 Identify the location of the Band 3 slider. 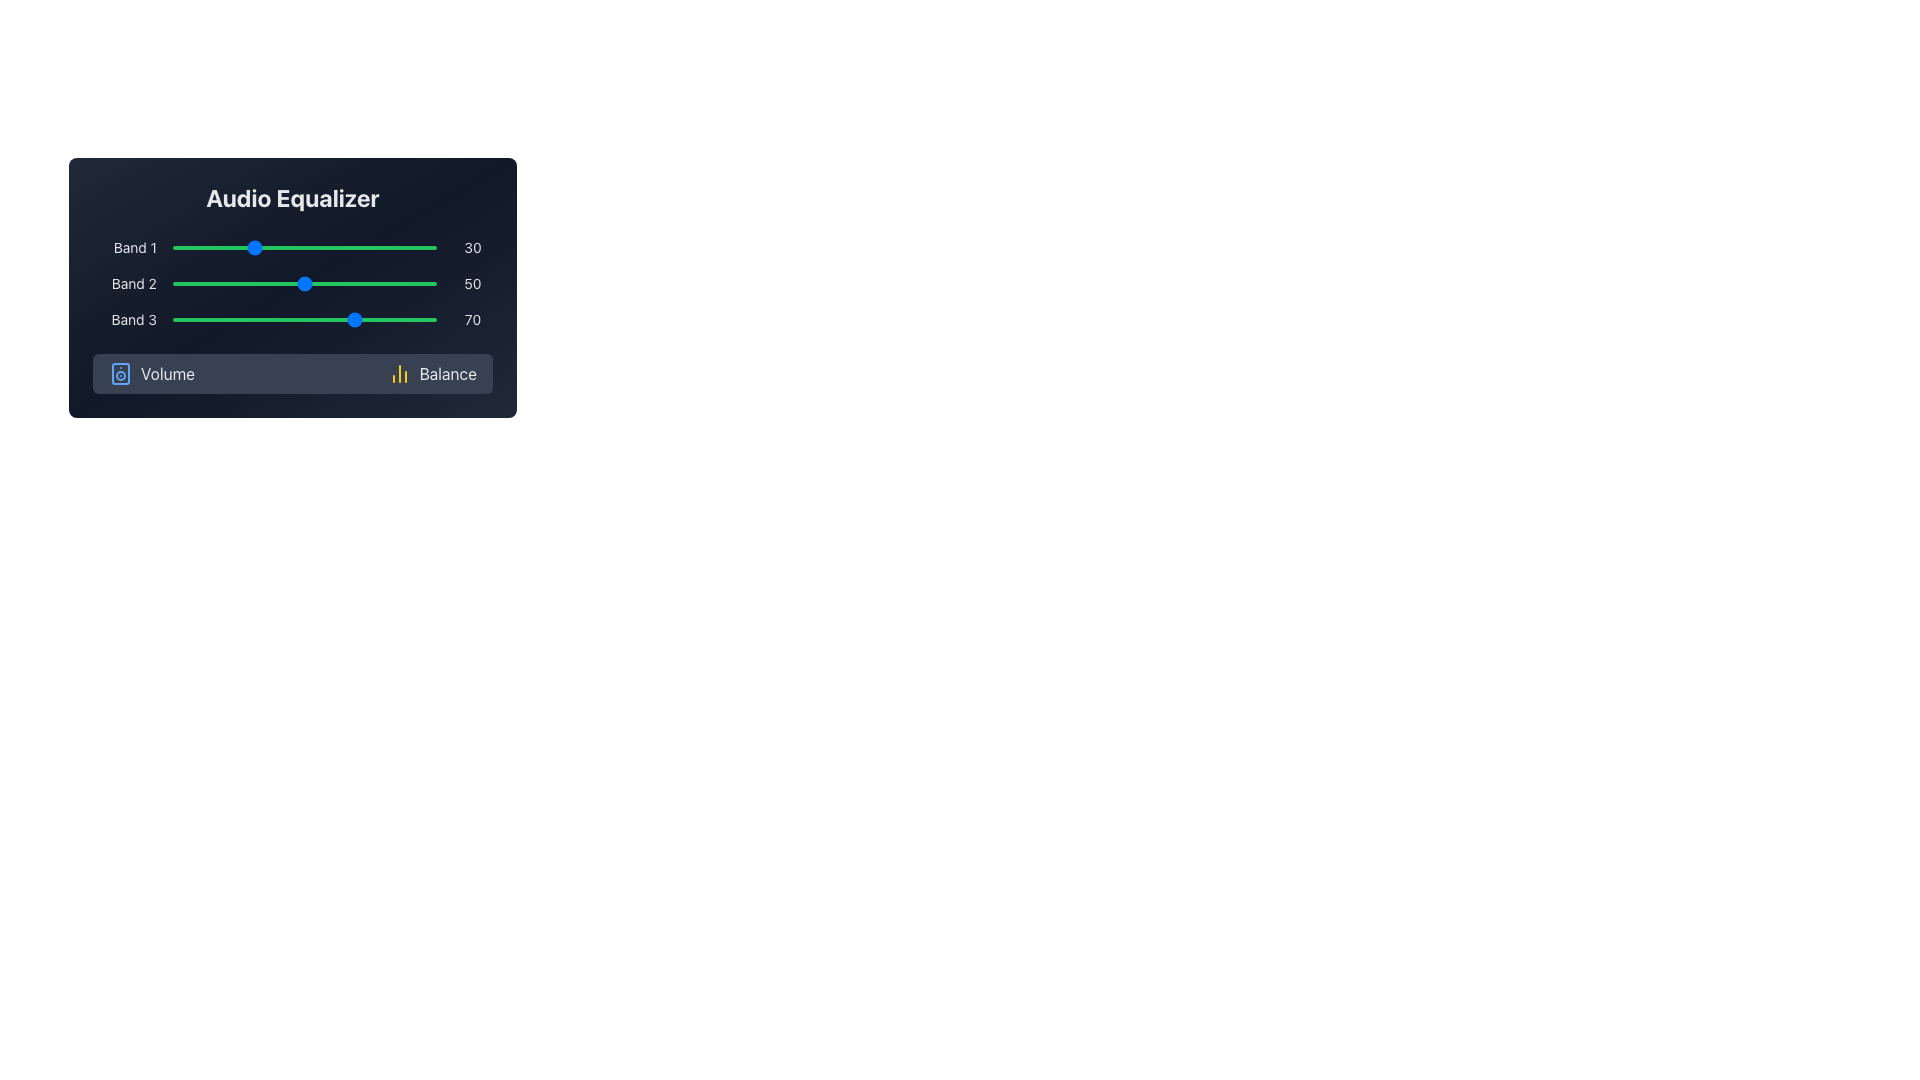
(306, 319).